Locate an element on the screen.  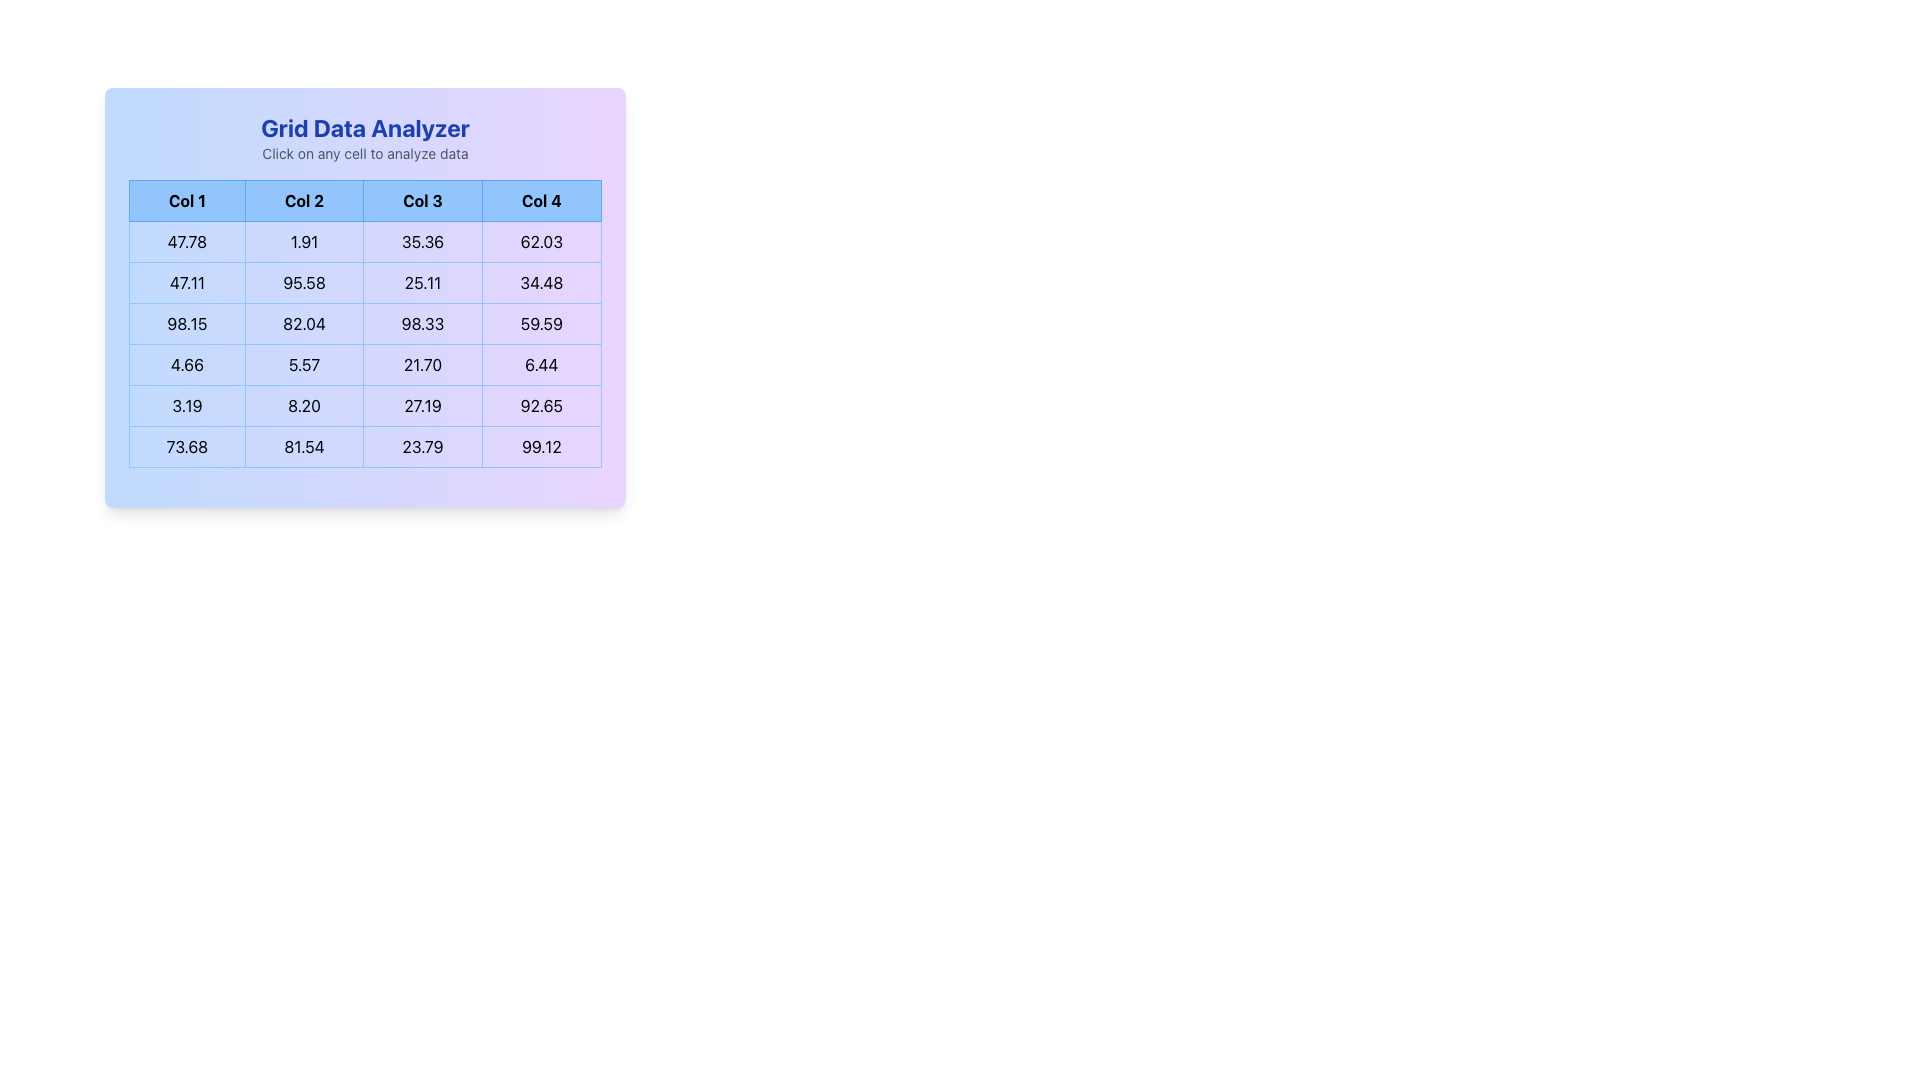
the fourth cell in the last row of the grid, which represents a numerical statistic or value is located at coordinates (541, 446).